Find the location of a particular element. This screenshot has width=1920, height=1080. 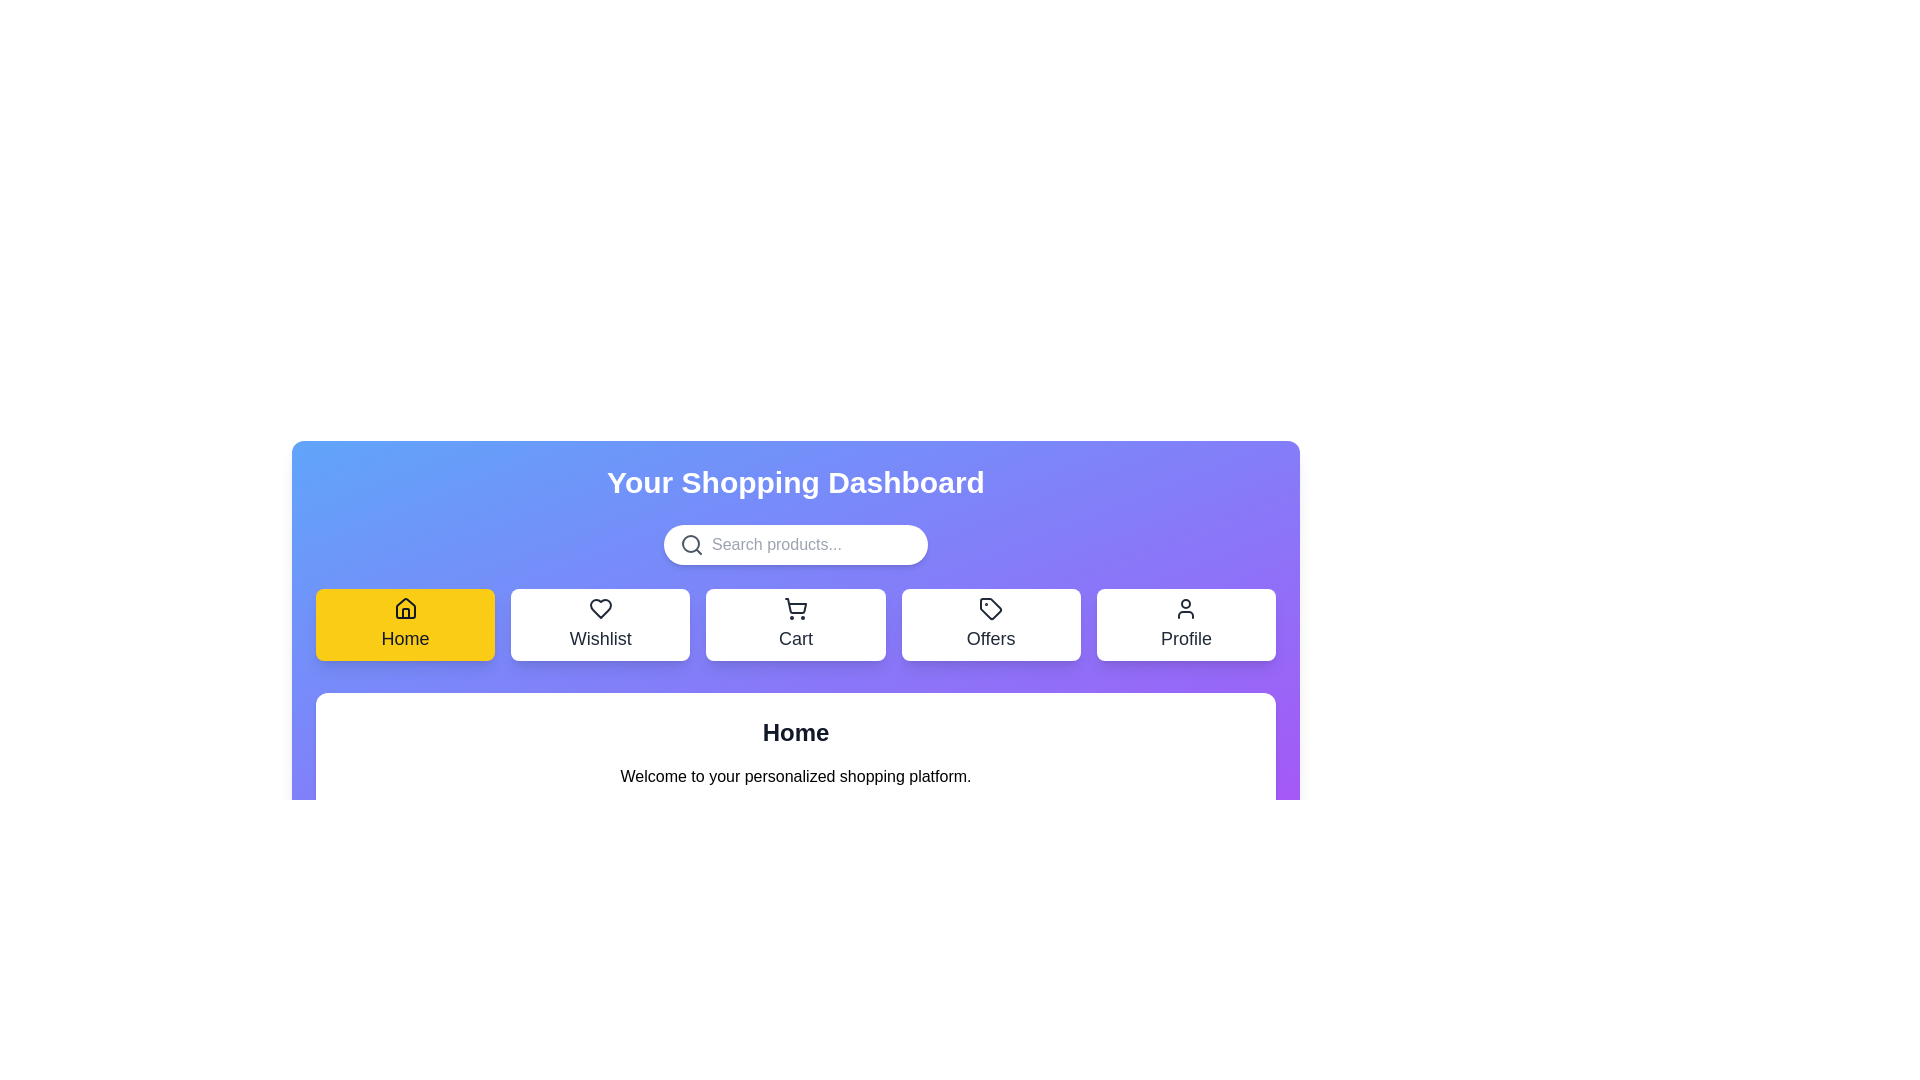

the rectangular button labeled 'Profile' with a user icon above the text is located at coordinates (1186, 623).